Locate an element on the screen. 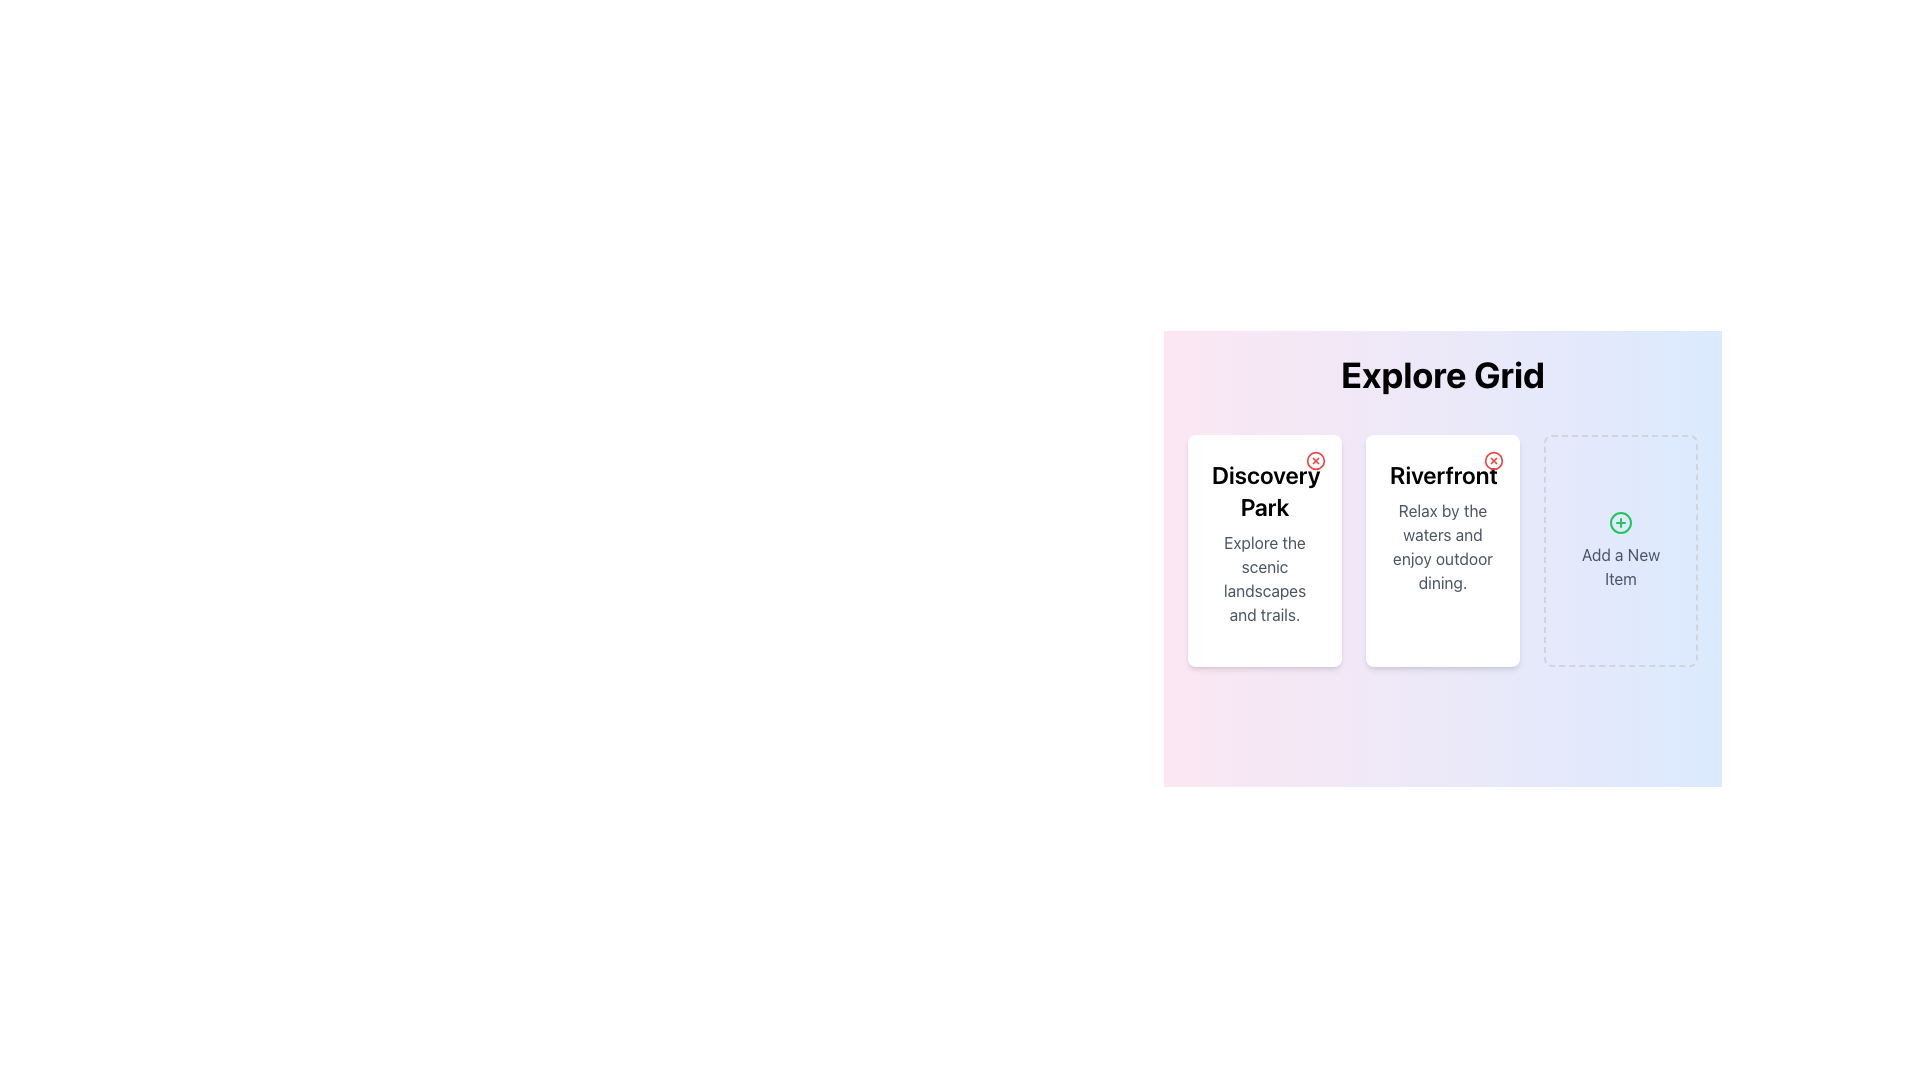  the heading or title text located in the upper half of the first card is located at coordinates (1264, 490).